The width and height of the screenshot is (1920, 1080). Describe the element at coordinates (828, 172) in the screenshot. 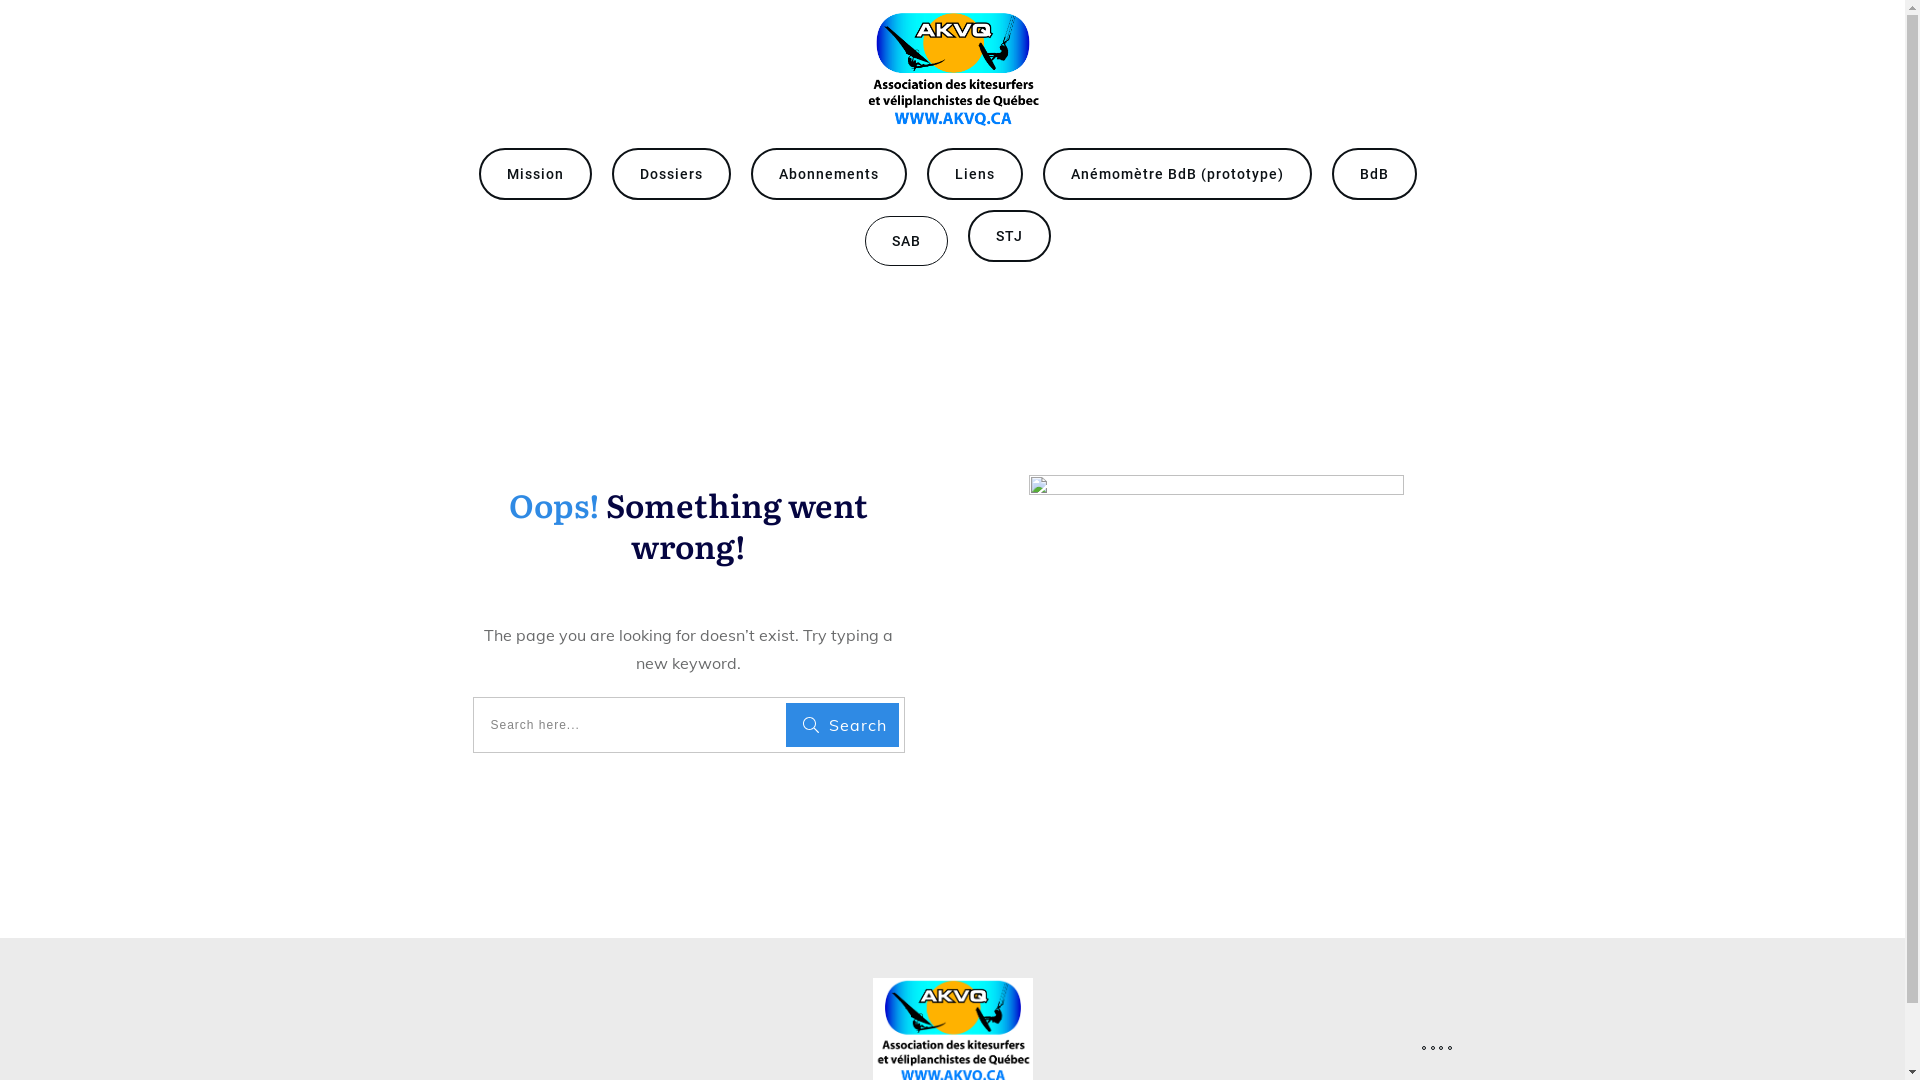

I see `'Abonnements'` at that location.